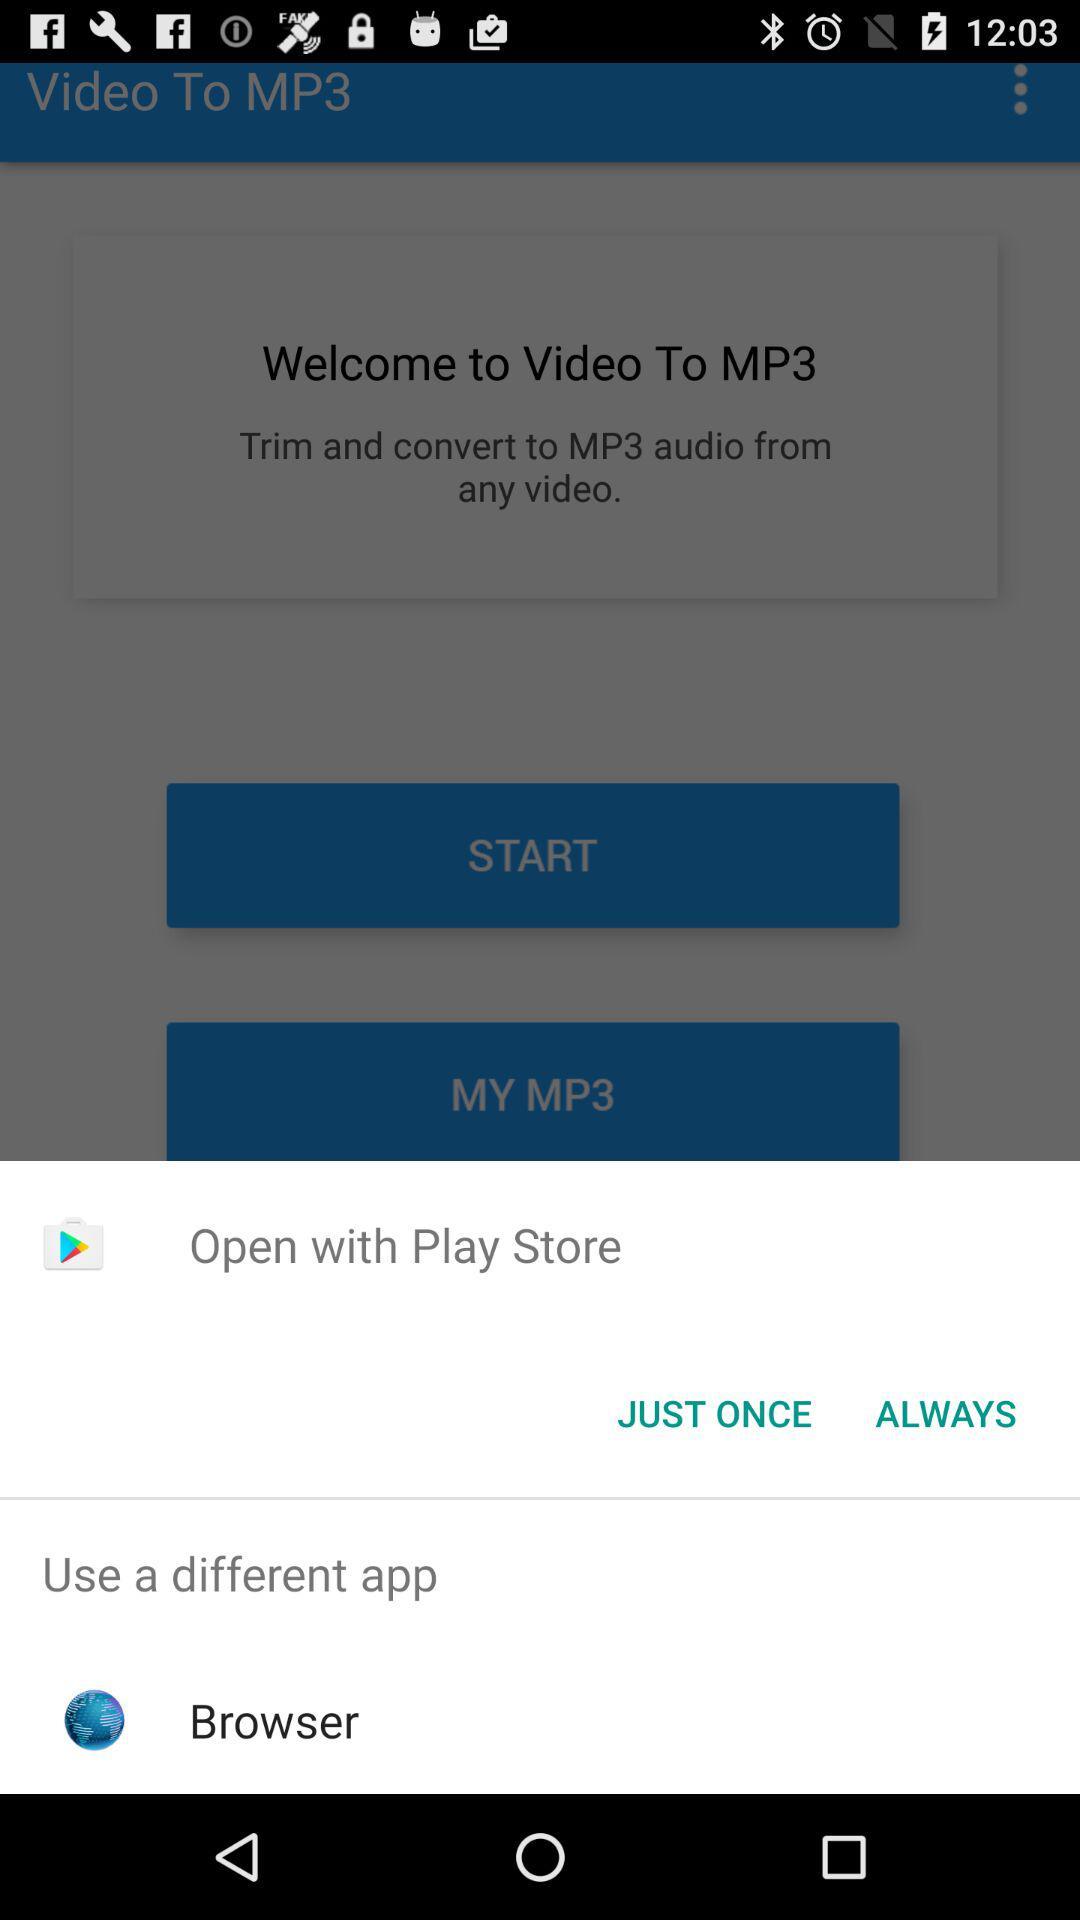 This screenshot has height=1920, width=1080. I want to click on the item next to the always, so click(713, 1411).